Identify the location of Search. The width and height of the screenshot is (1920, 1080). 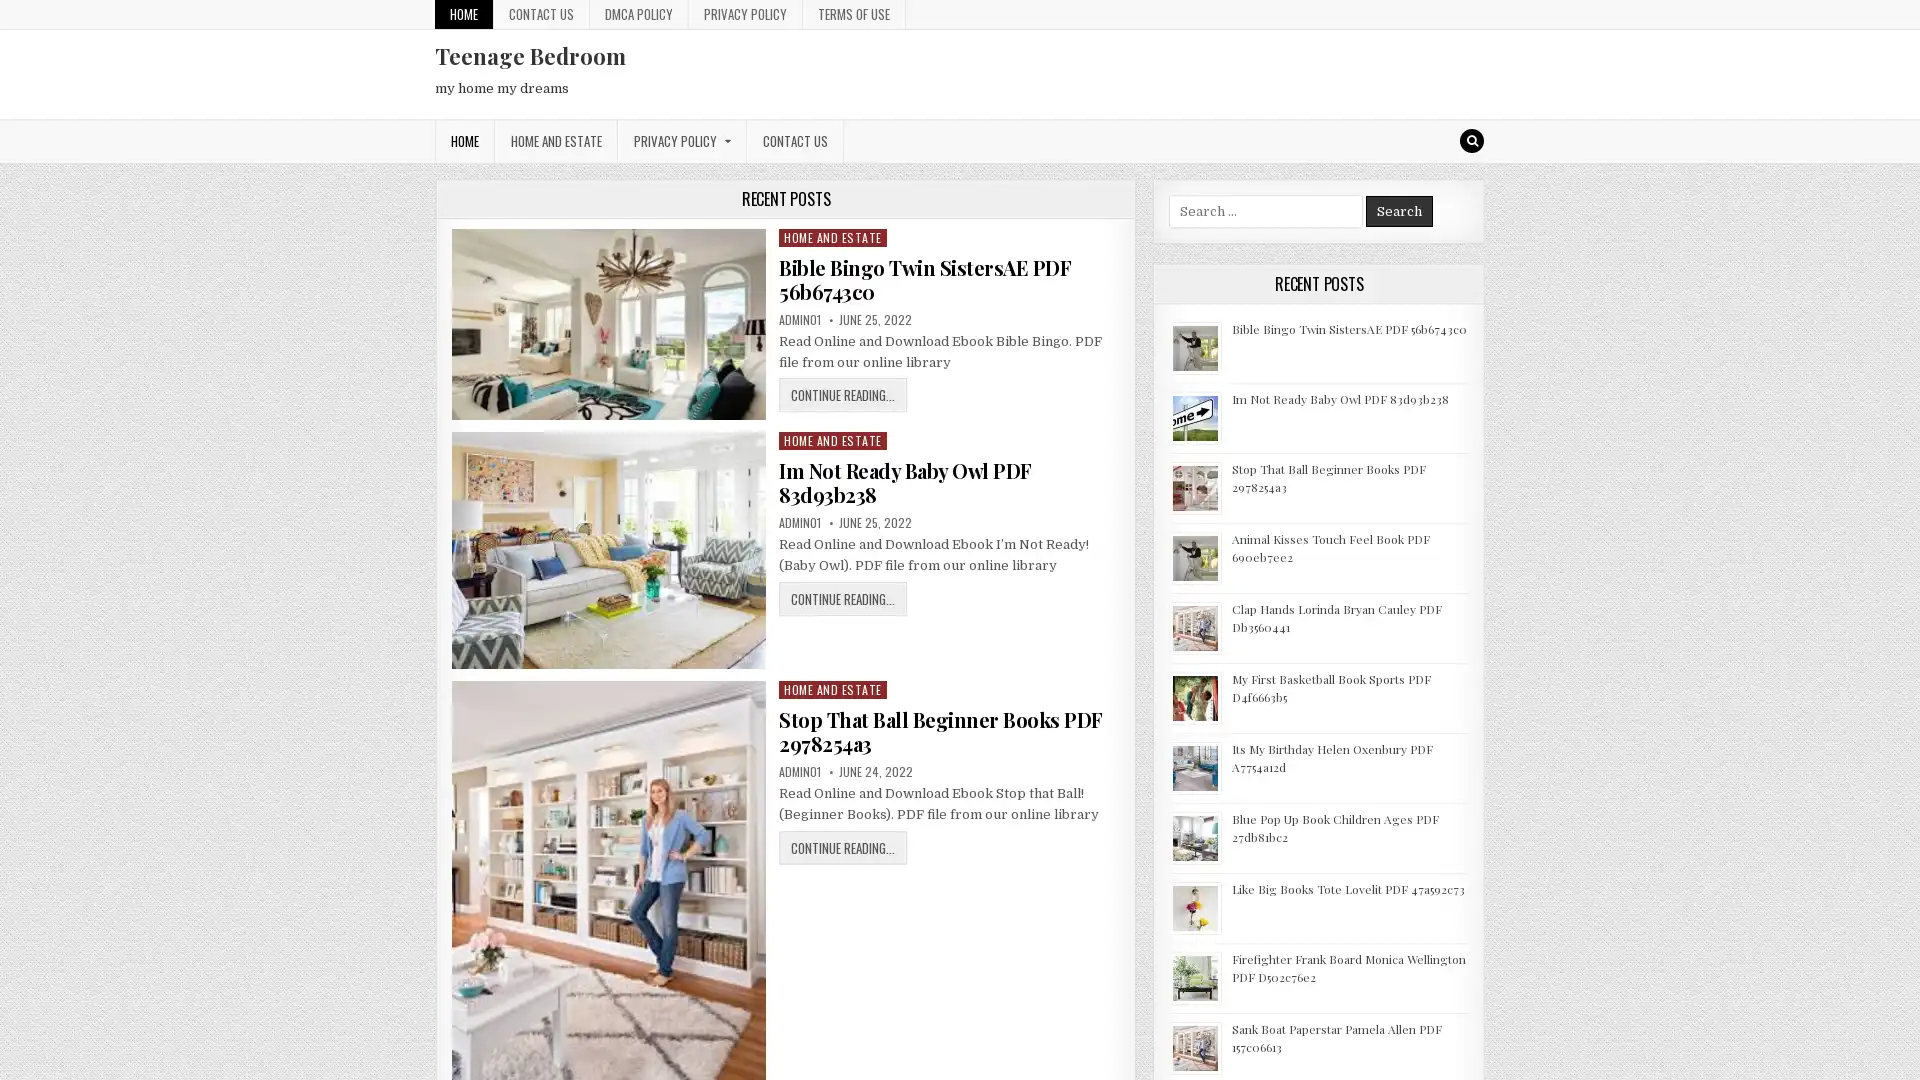
(1398, 211).